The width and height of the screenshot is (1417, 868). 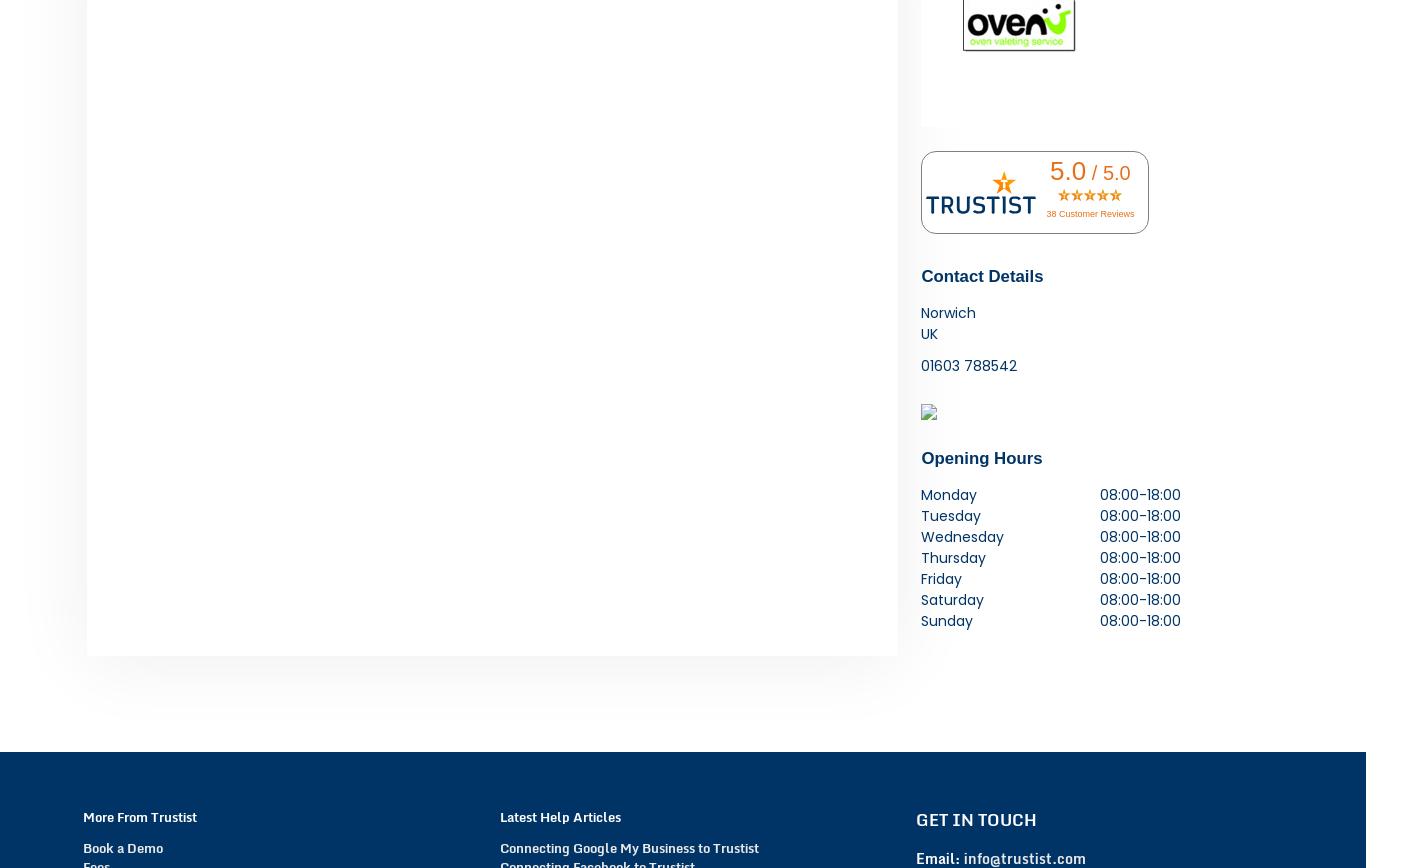 What do you see at coordinates (941, 578) in the screenshot?
I see `'Friday'` at bounding box center [941, 578].